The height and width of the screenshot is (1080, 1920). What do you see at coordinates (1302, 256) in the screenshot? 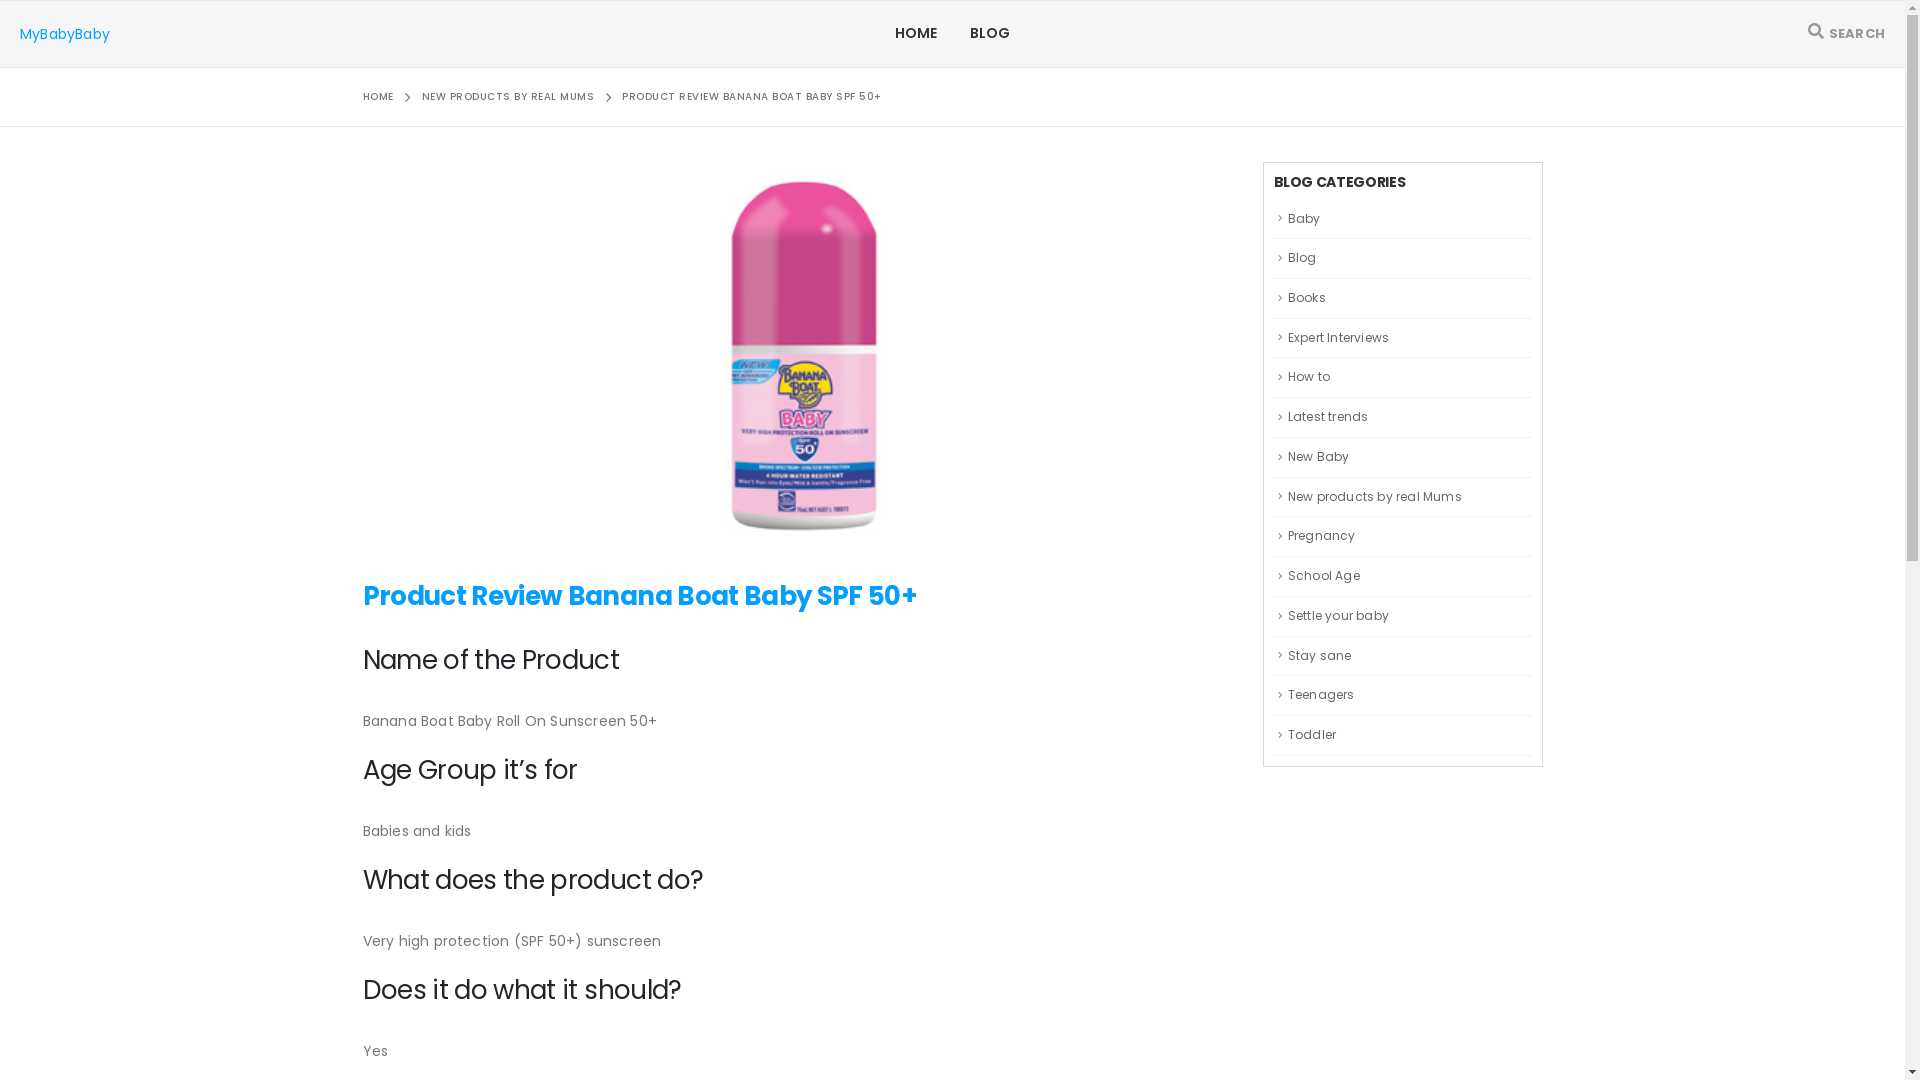
I see `'Blog'` at bounding box center [1302, 256].